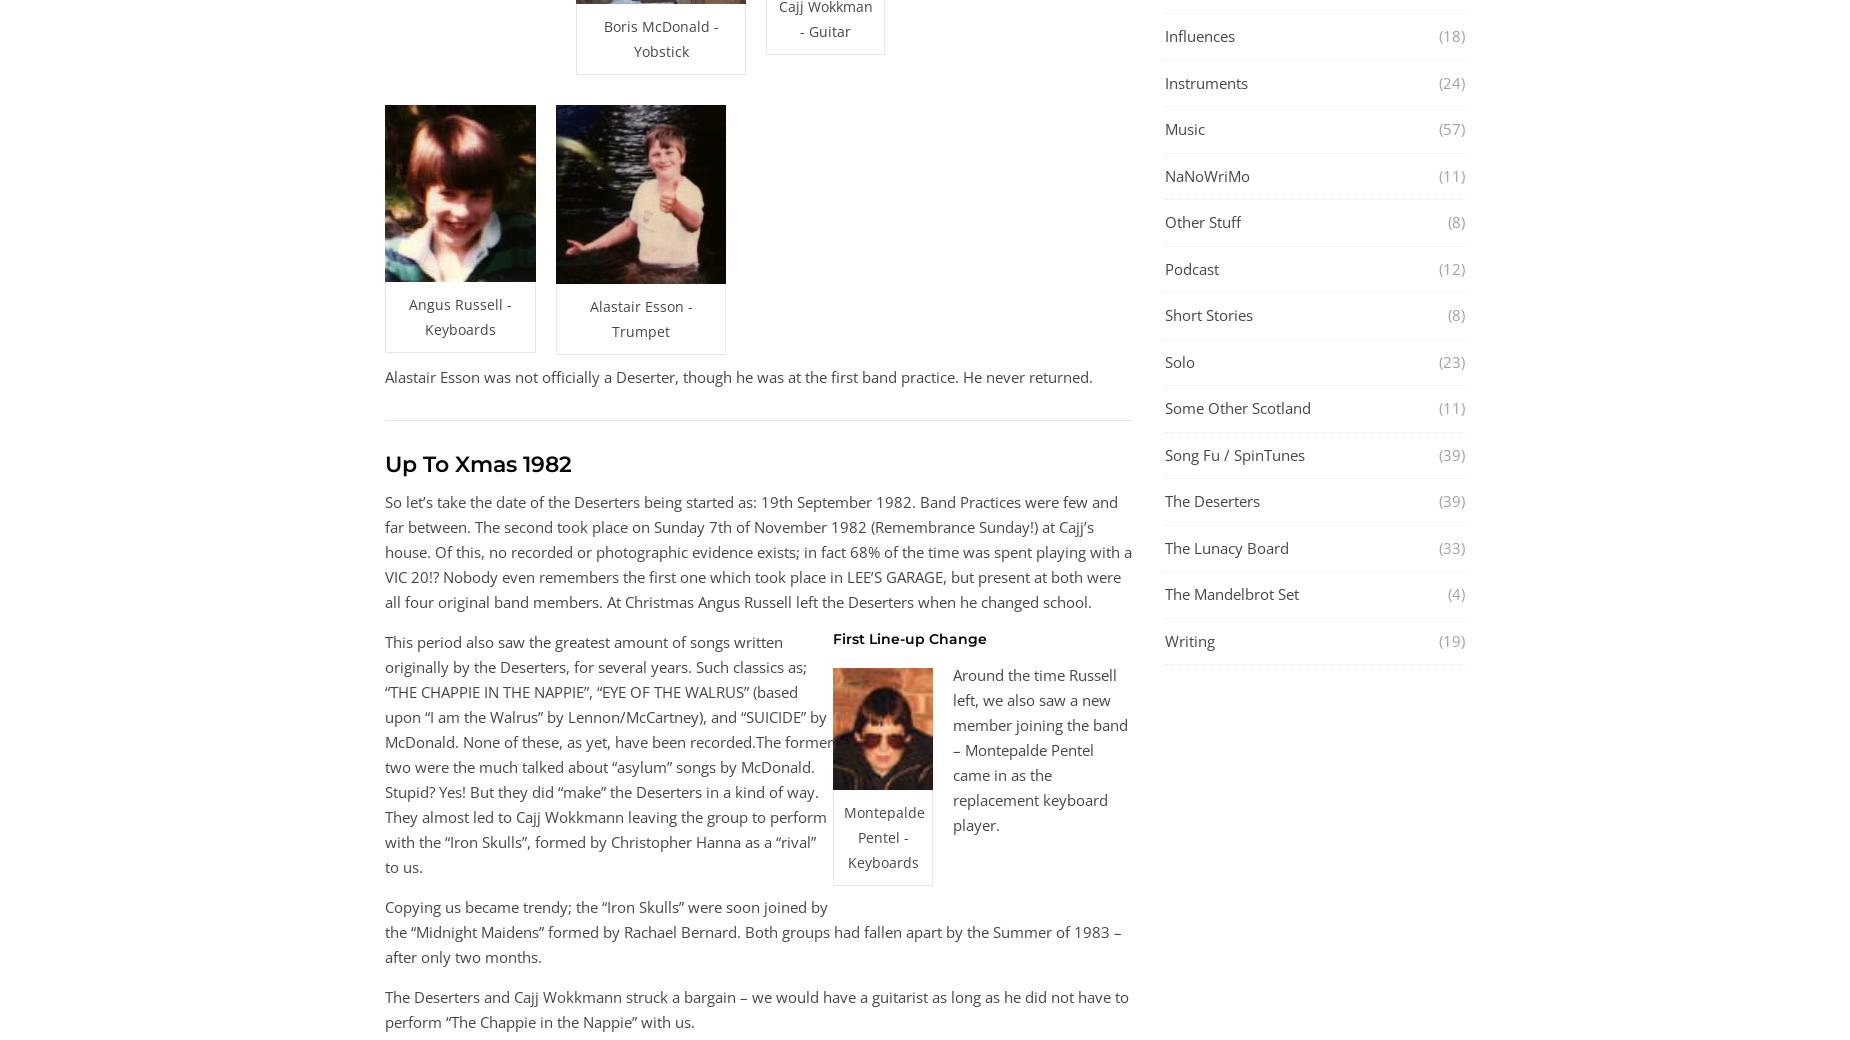 The image size is (1850, 1040). Describe the element at coordinates (951, 749) in the screenshot. I see `'Around the time Russell left, we also saw a new member joining the band – Montepalde Pentel came in as the replacement keyboard player.'` at that location.